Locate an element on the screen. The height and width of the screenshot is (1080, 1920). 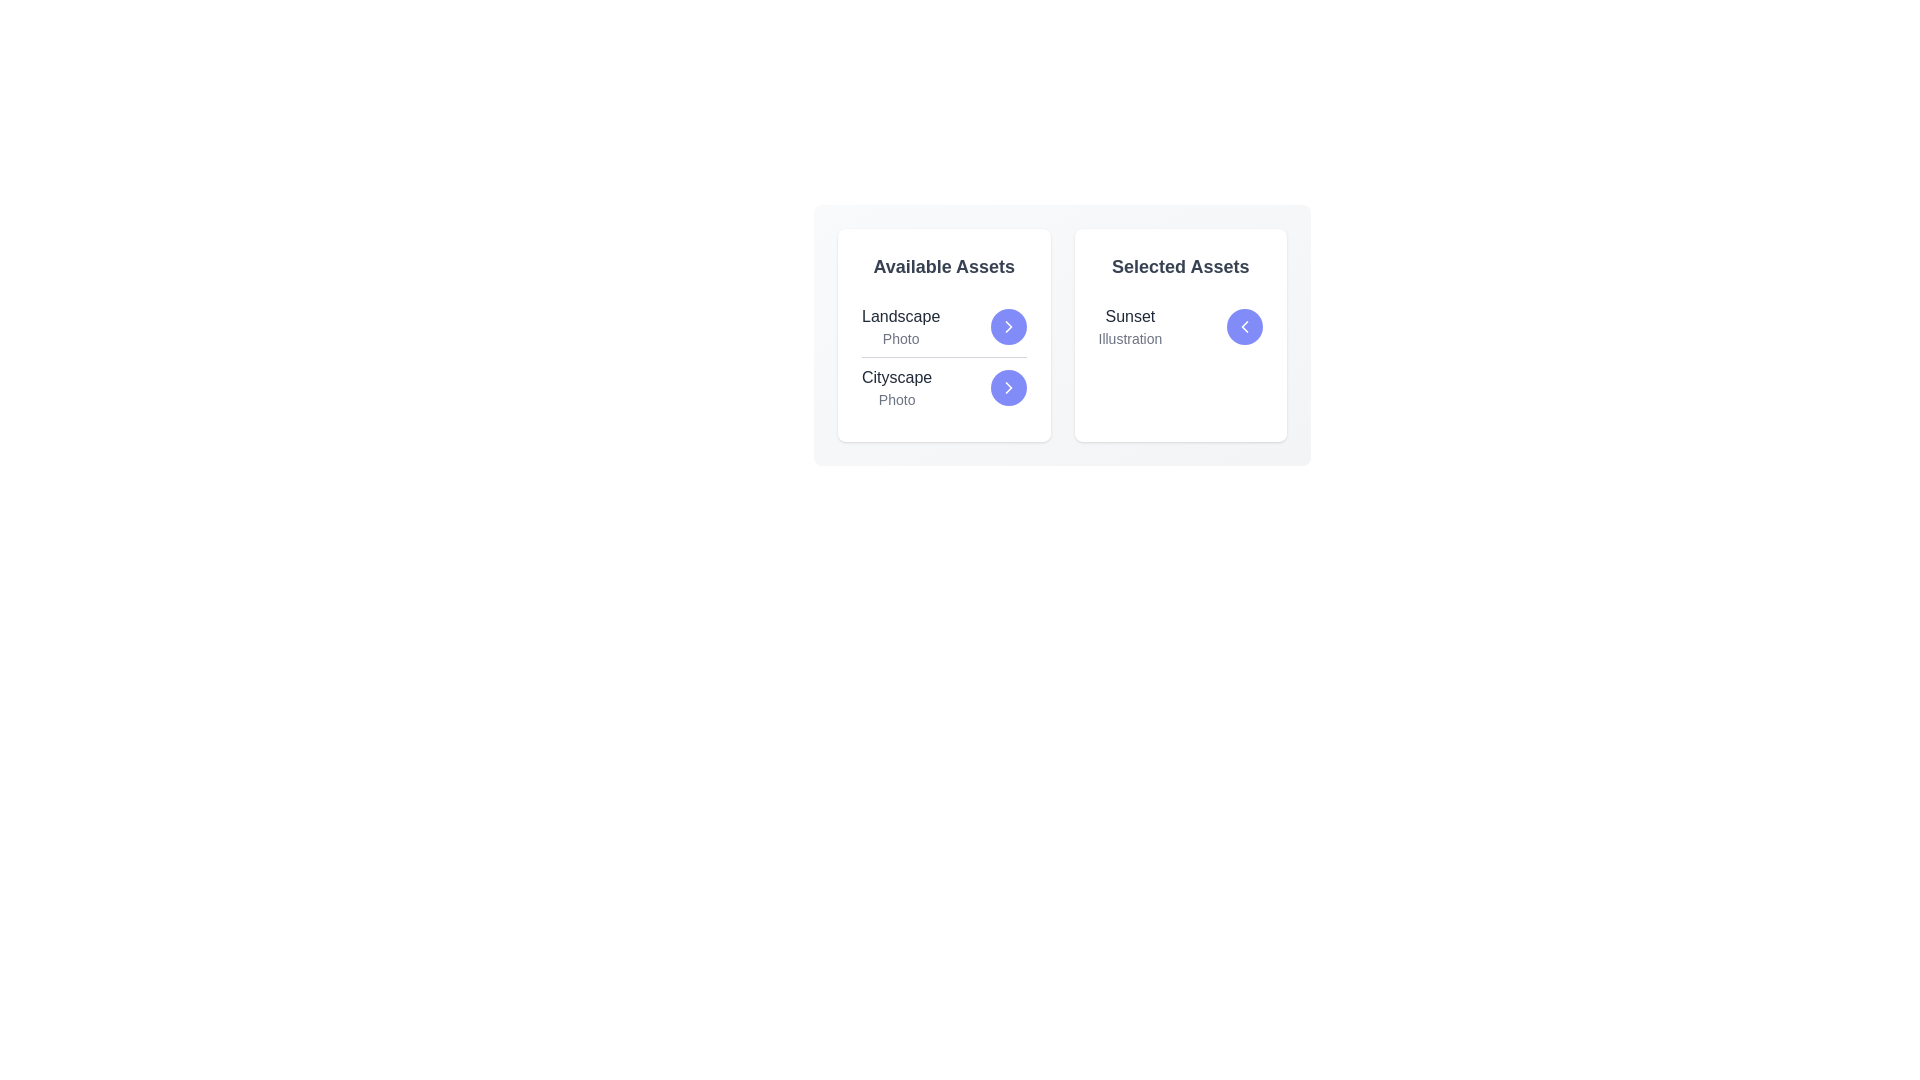
right arrow button next to the asset named Cityscape in the 'Available Assets' section to move it to 'Selected Assets' is located at coordinates (1008, 388).